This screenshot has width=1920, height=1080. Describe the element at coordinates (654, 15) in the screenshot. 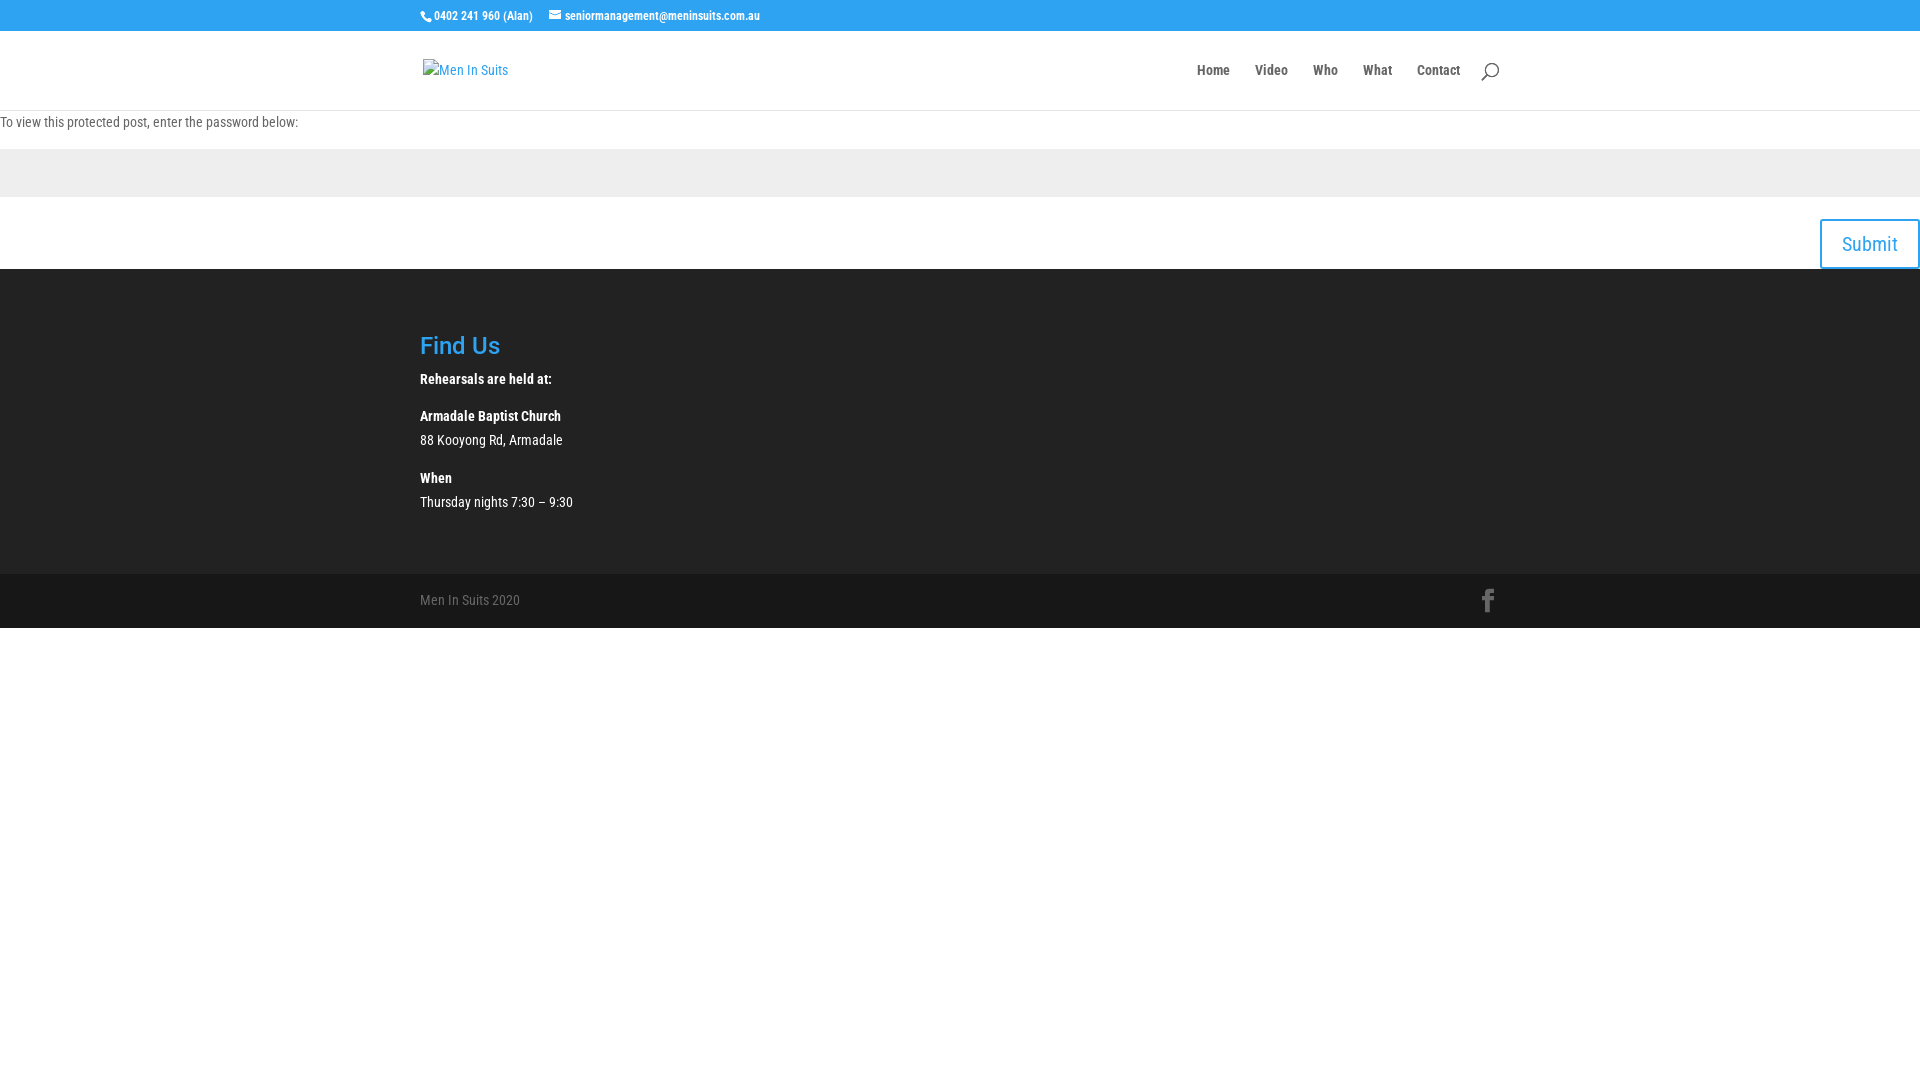

I see `'seniormanagement@meninsuits.com.au'` at that location.